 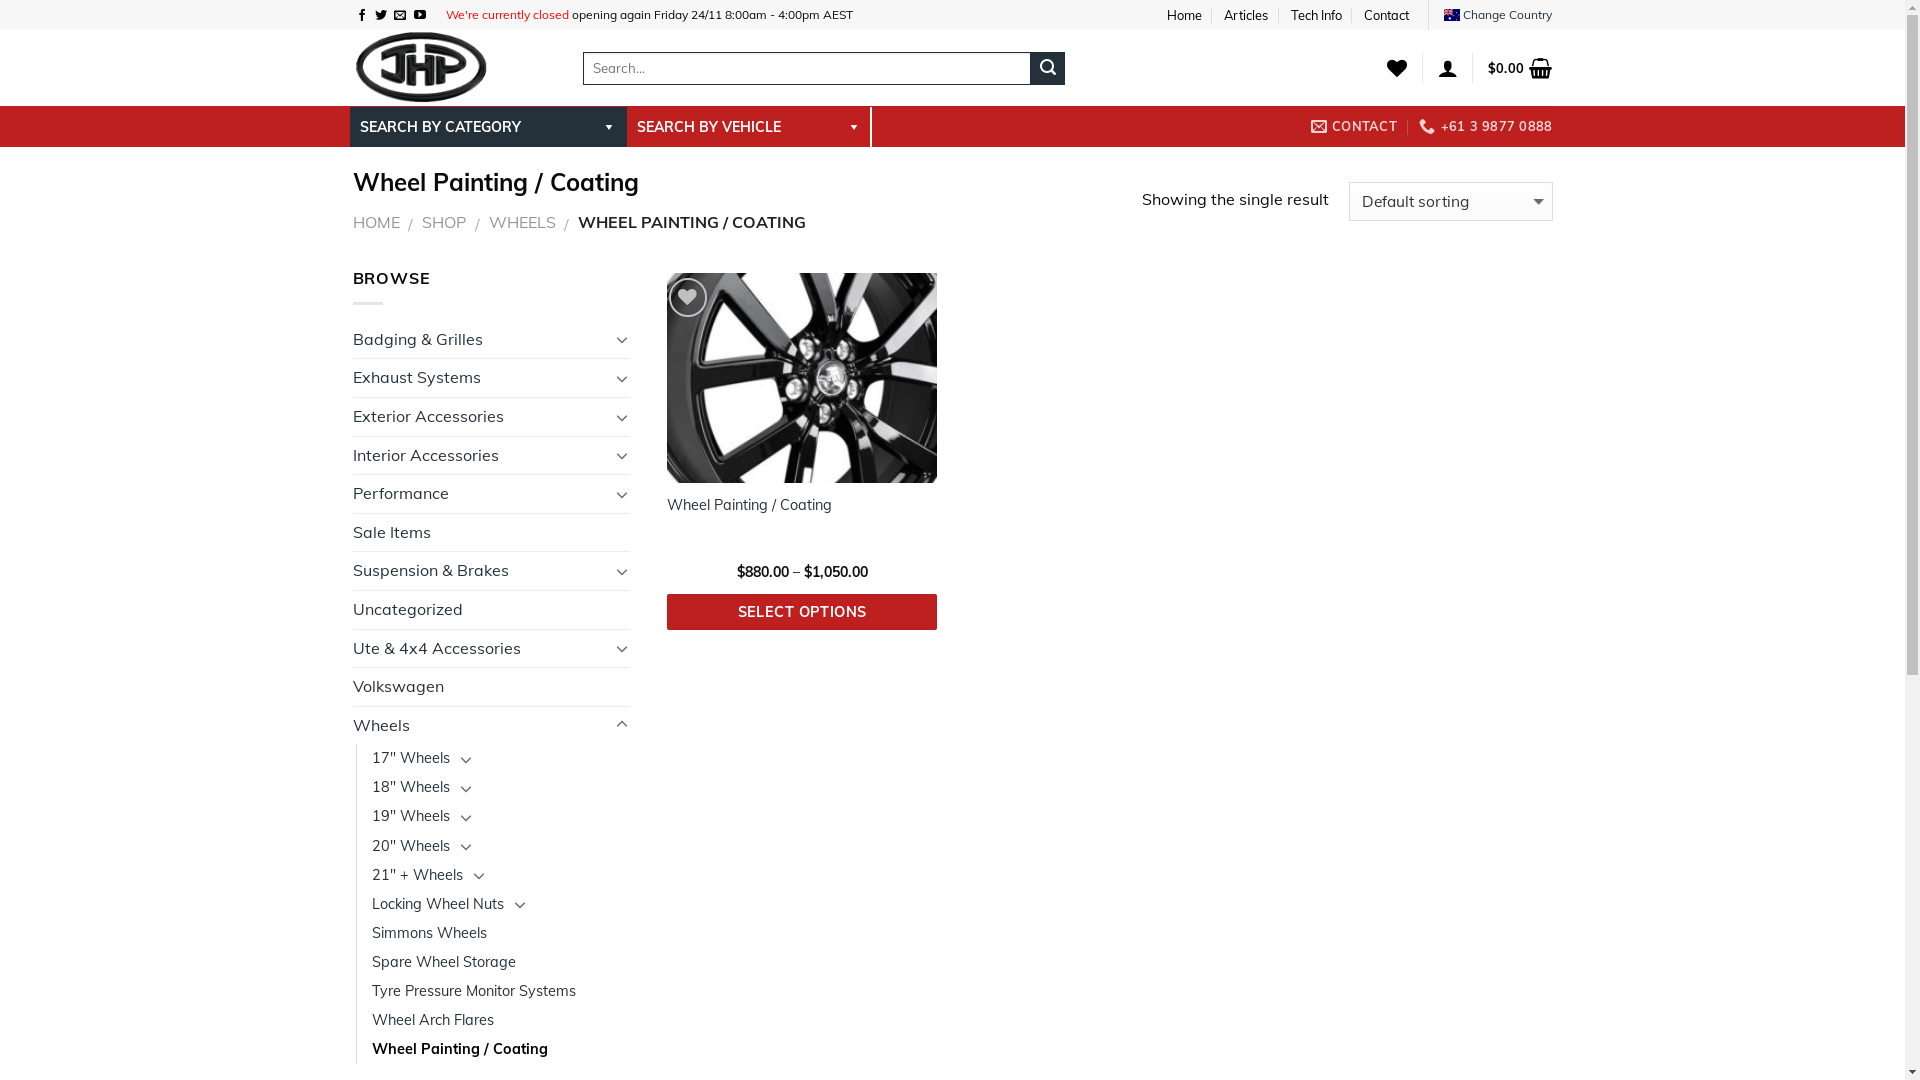 What do you see at coordinates (480, 378) in the screenshot?
I see `'Exhaust Systems'` at bounding box center [480, 378].